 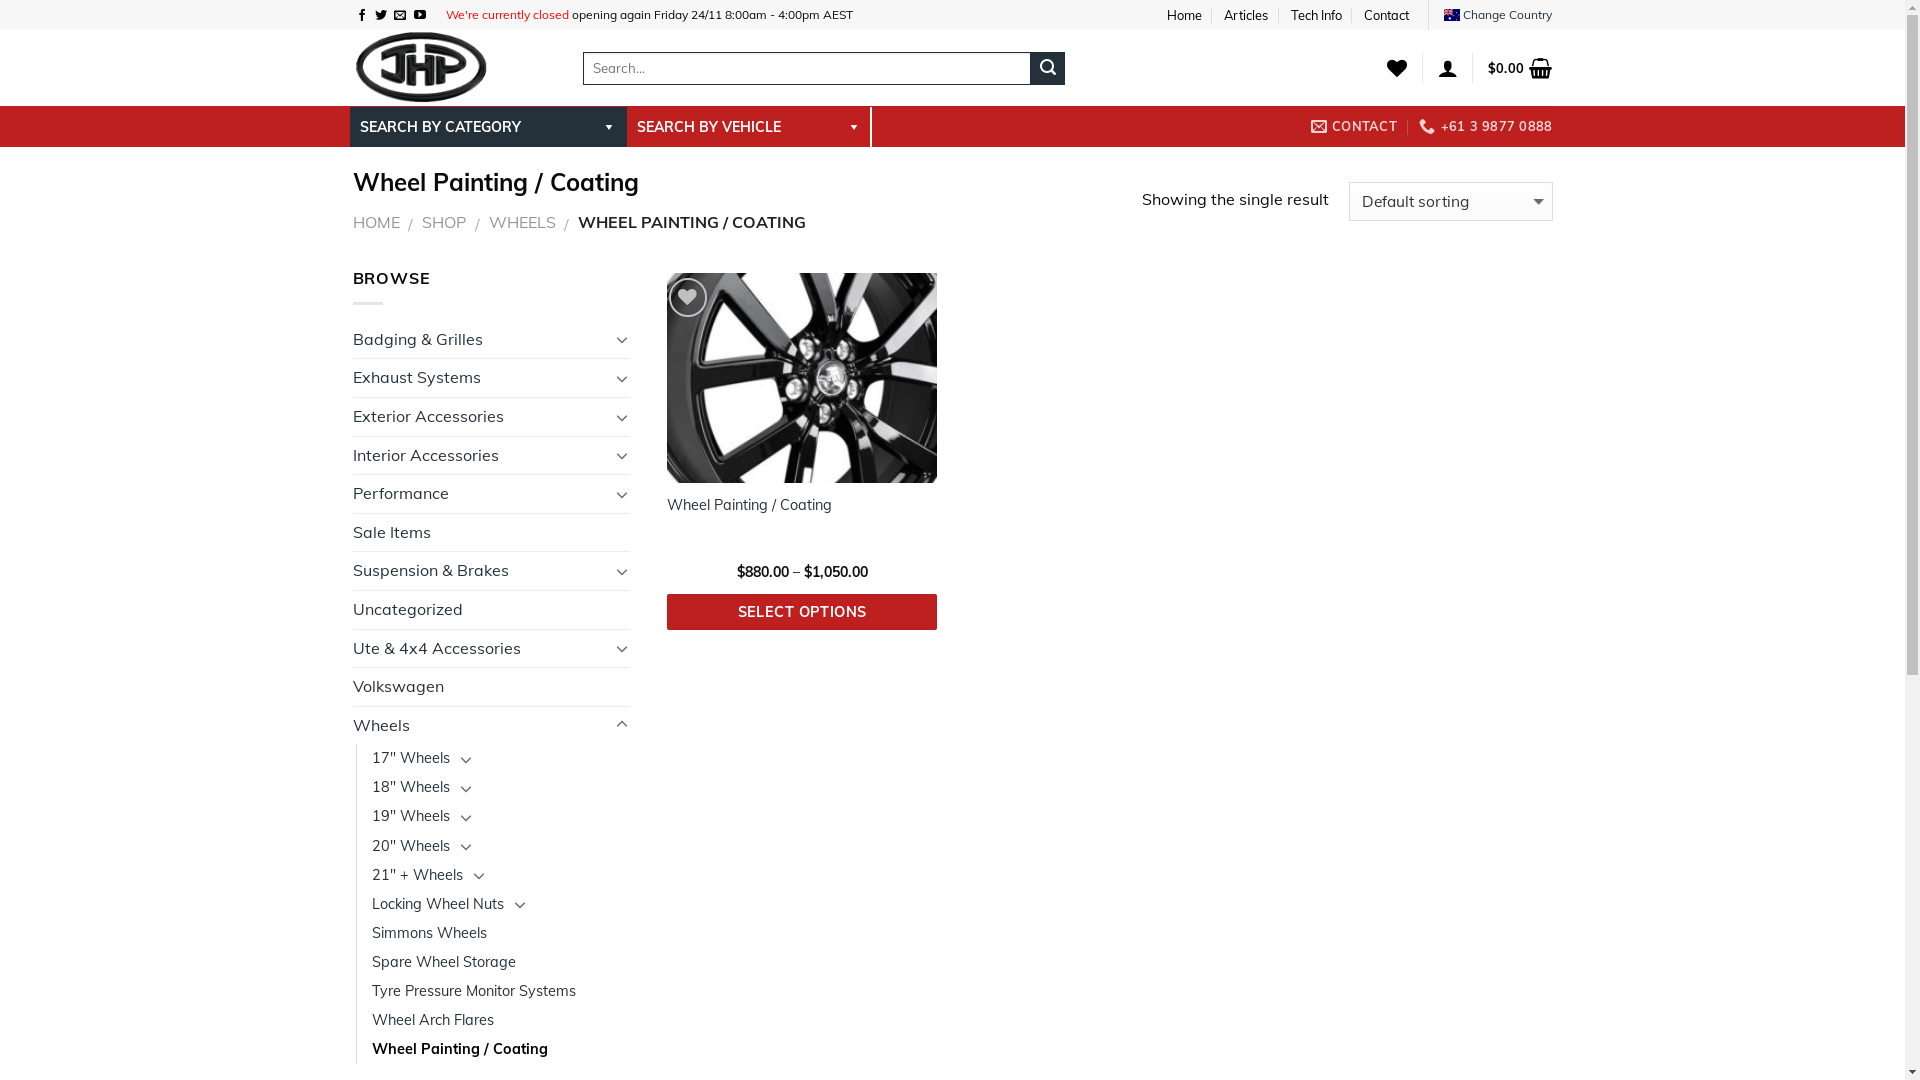 What do you see at coordinates (480, 378) in the screenshot?
I see `'Exhaust Systems'` at bounding box center [480, 378].